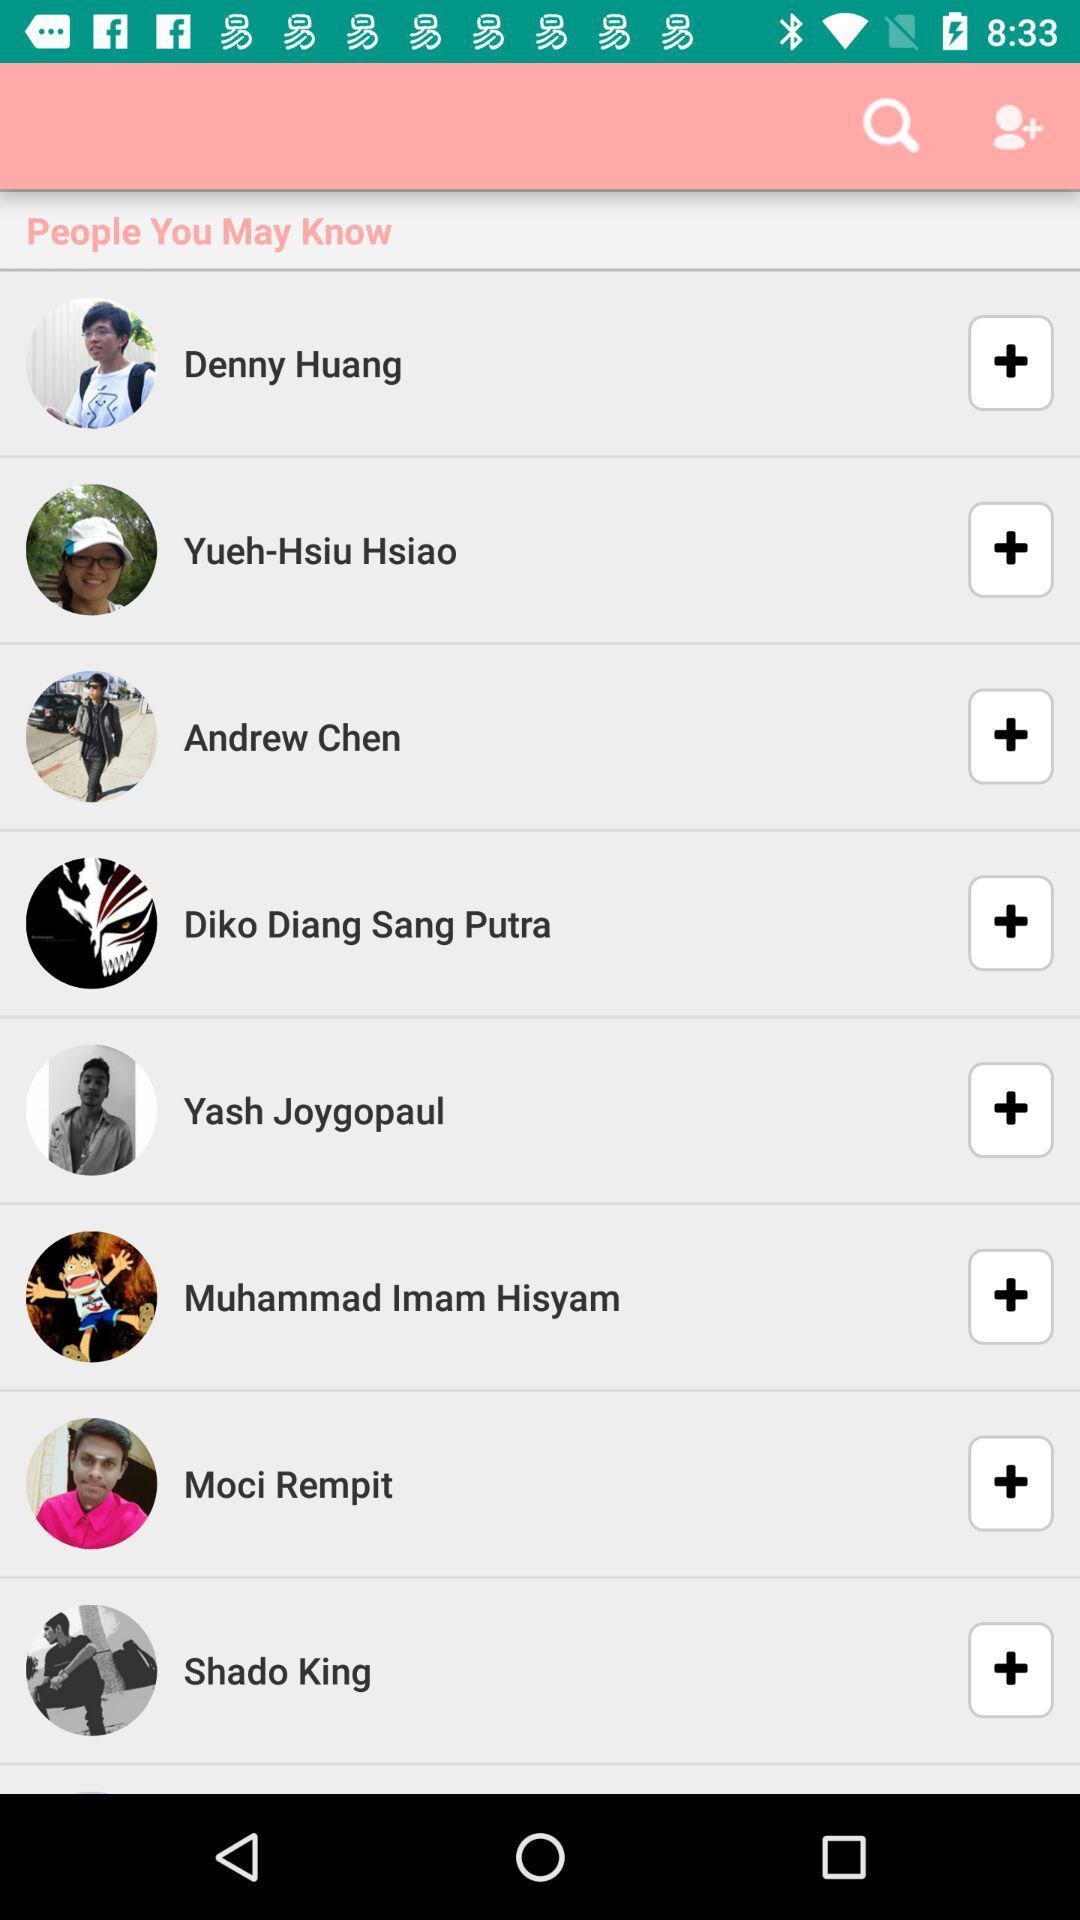  What do you see at coordinates (92, 550) in the screenshot?
I see `the image left to yuehhsiu hsiao` at bounding box center [92, 550].